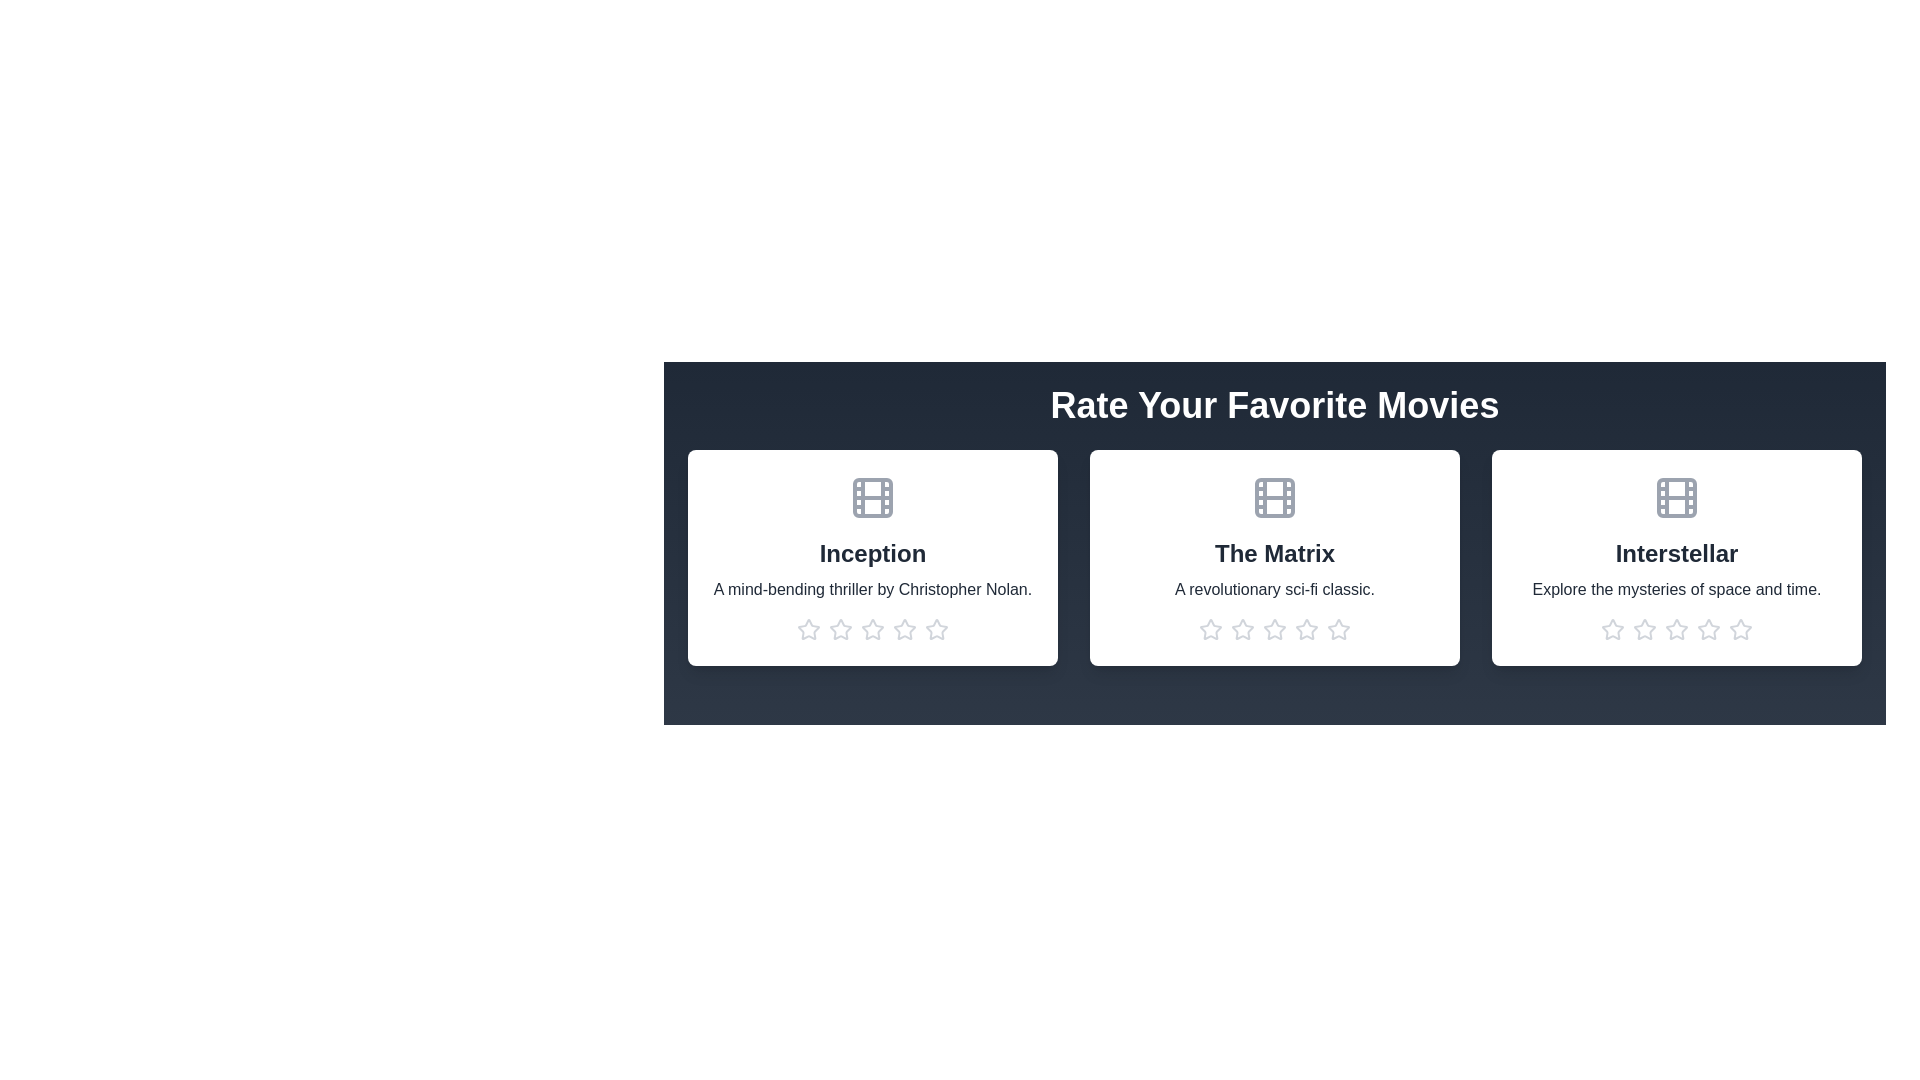  I want to click on the title and description of the movie The Matrix, so click(1274, 554).